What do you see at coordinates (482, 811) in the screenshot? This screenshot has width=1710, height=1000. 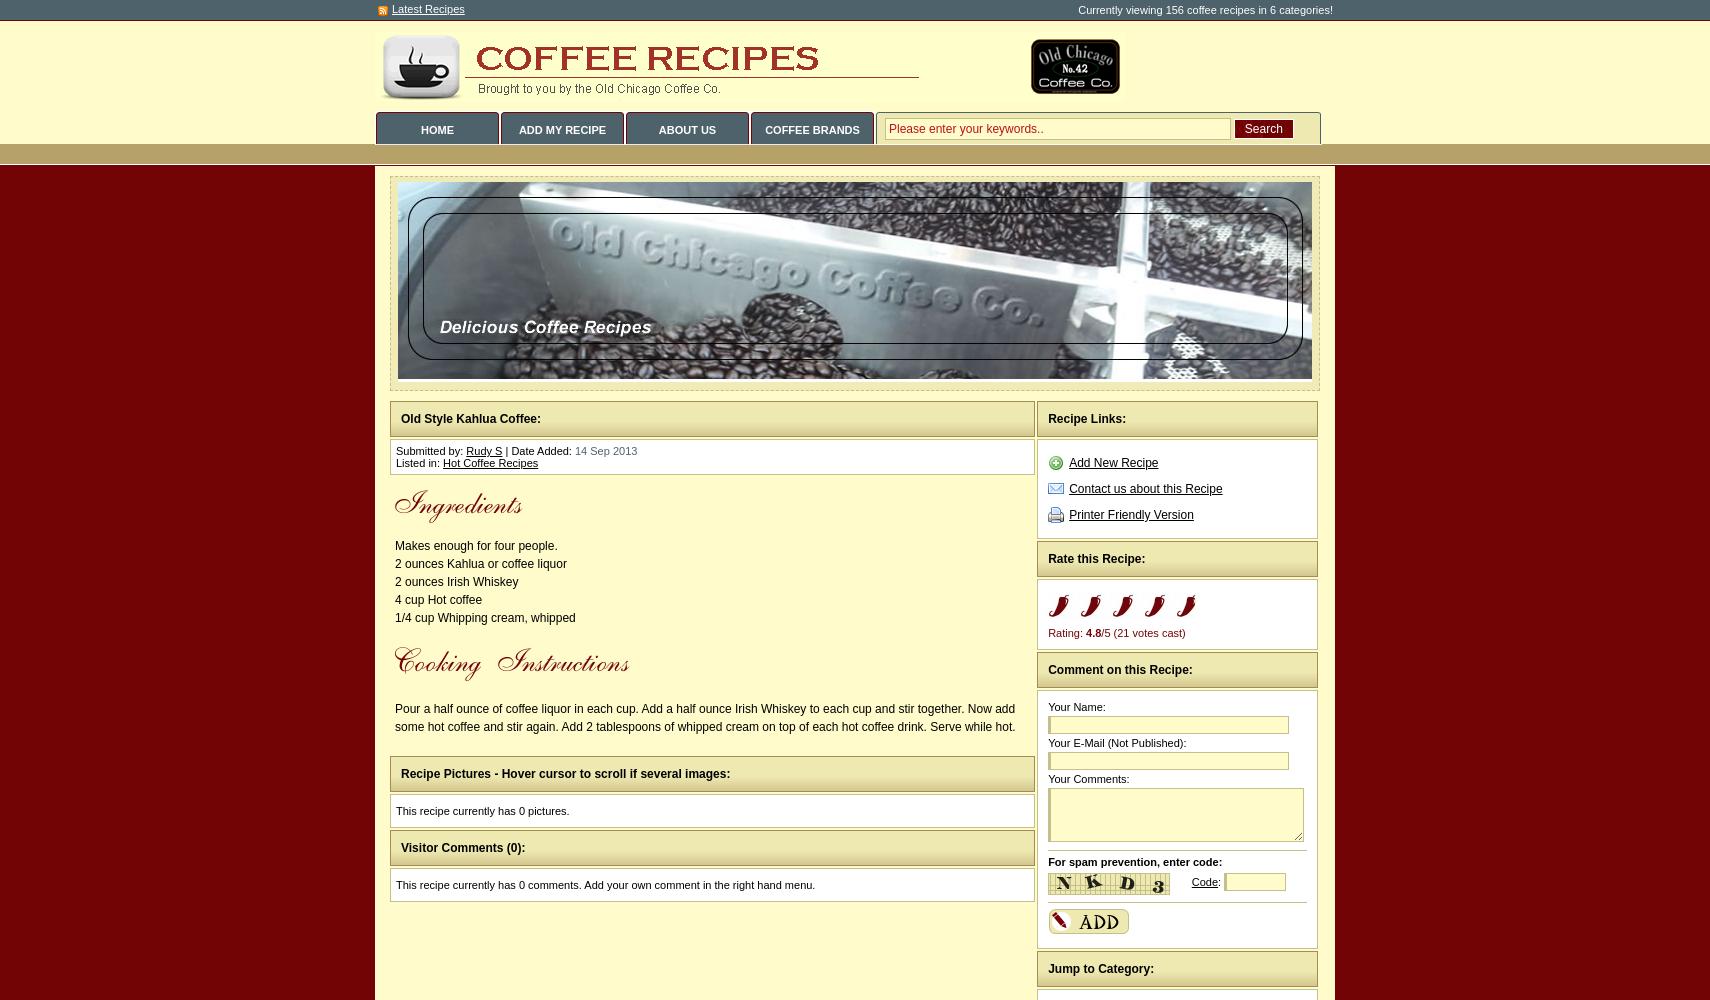 I see `'This recipe currently has 0 pictures.'` at bounding box center [482, 811].